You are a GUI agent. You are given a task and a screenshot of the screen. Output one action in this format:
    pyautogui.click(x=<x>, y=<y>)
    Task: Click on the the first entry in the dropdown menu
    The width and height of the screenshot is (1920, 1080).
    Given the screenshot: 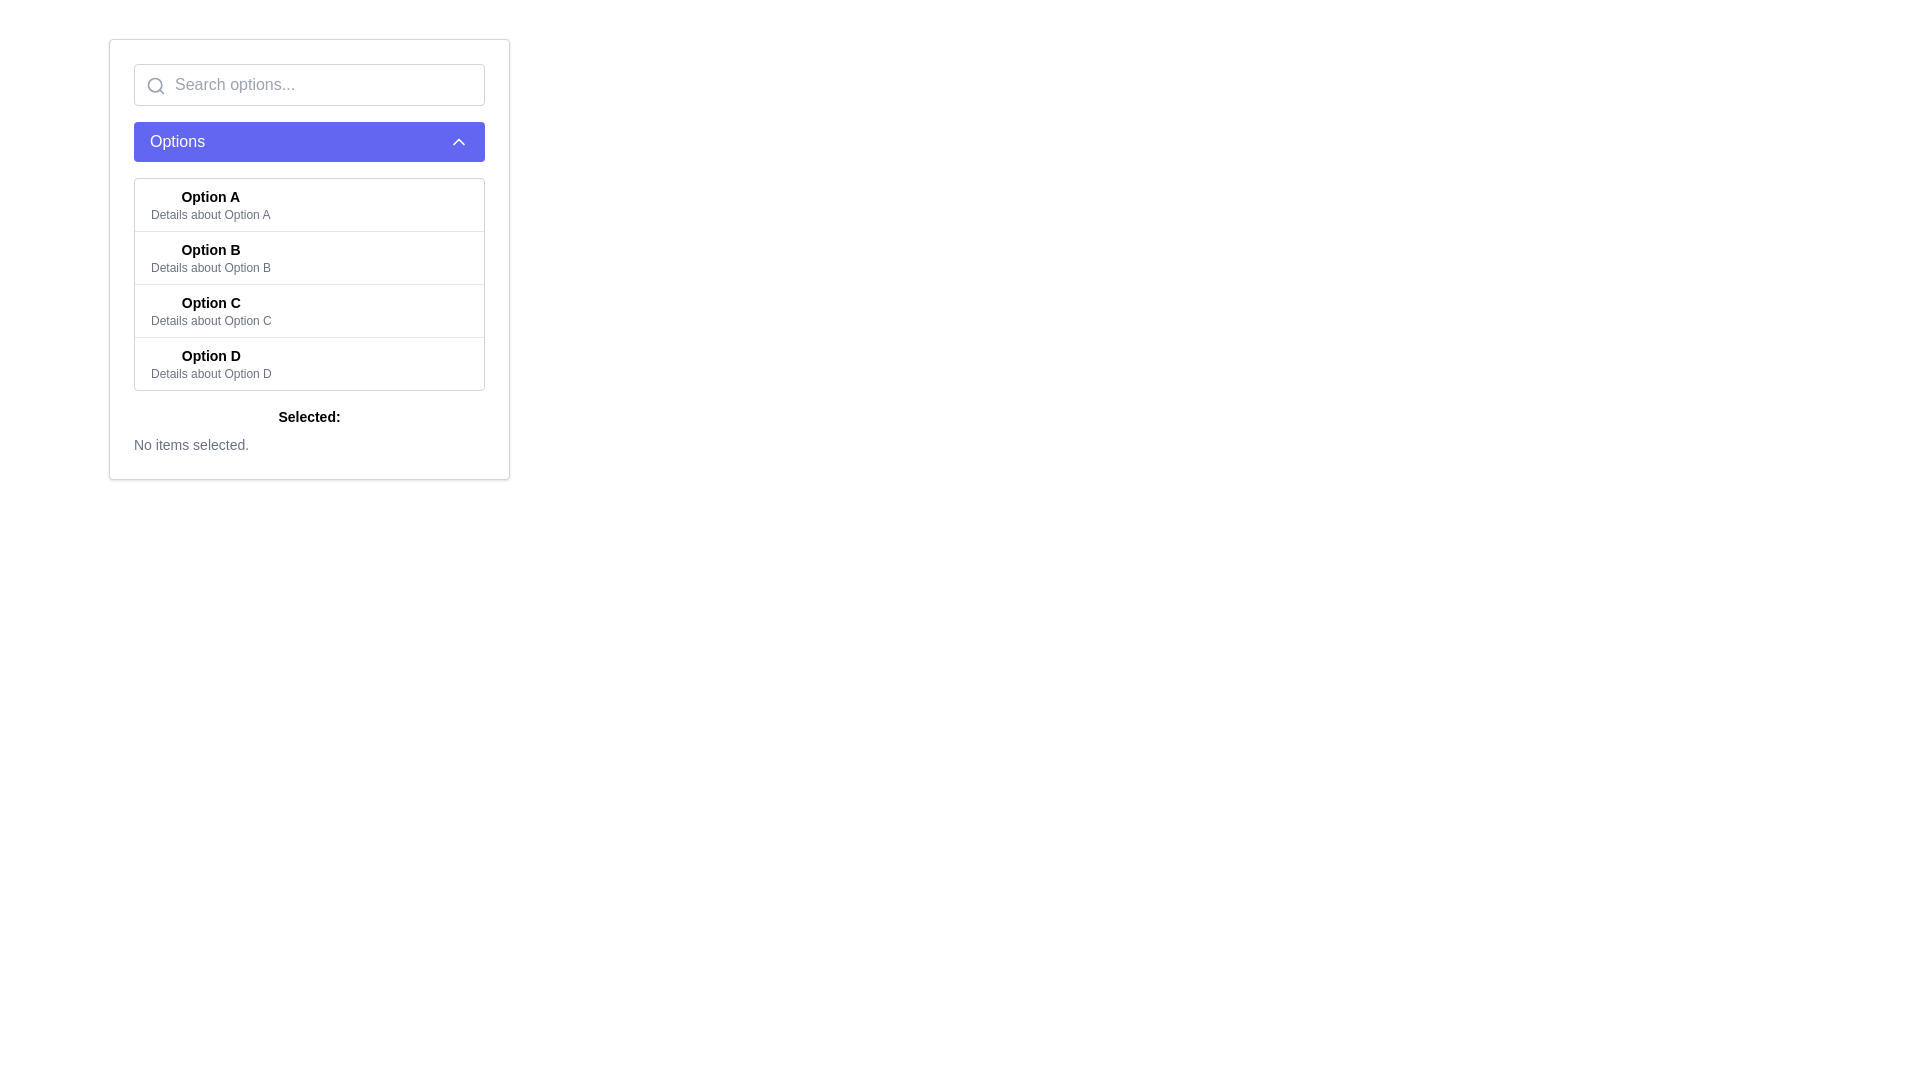 What is the action you would take?
    pyautogui.click(x=308, y=204)
    